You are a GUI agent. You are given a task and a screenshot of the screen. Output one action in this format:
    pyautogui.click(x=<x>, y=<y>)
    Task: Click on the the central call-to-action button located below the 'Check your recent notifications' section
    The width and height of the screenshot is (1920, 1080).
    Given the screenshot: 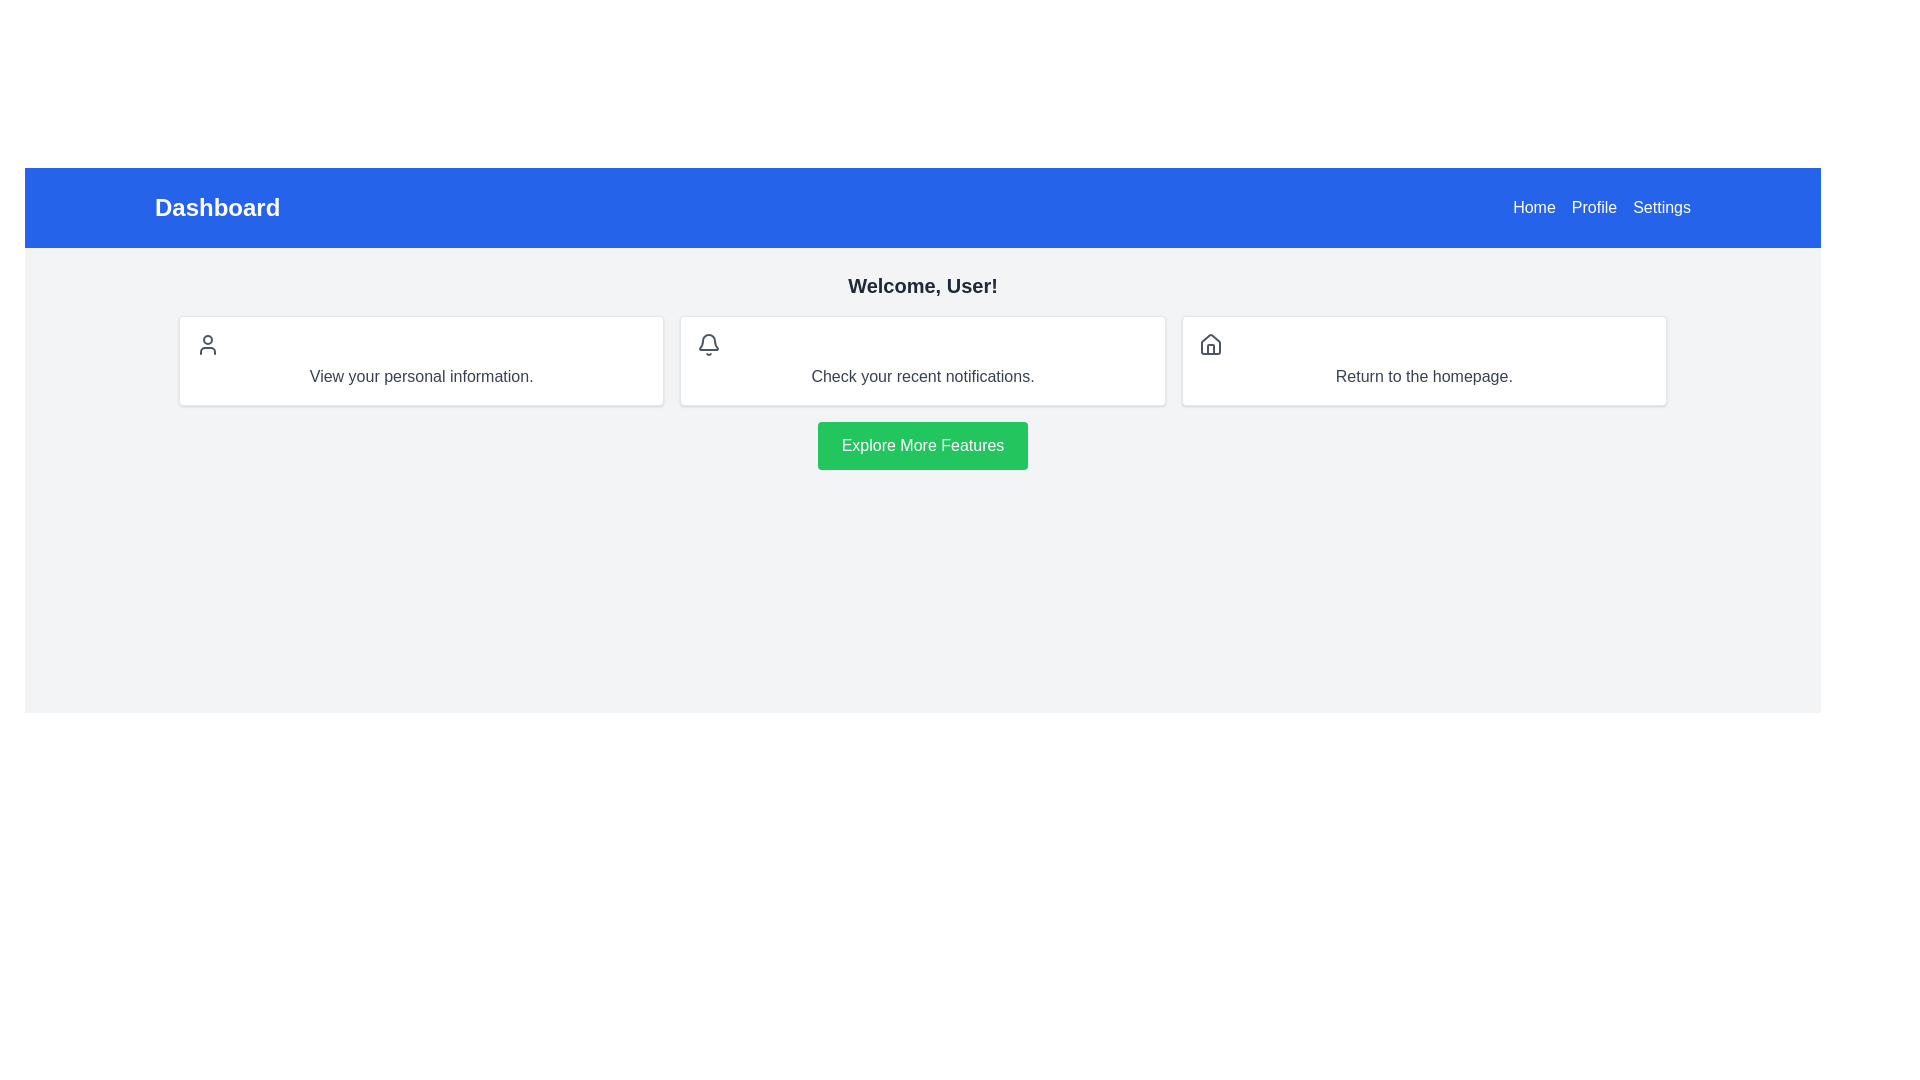 What is the action you would take?
    pyautogui.click(x=921, y=445)
    